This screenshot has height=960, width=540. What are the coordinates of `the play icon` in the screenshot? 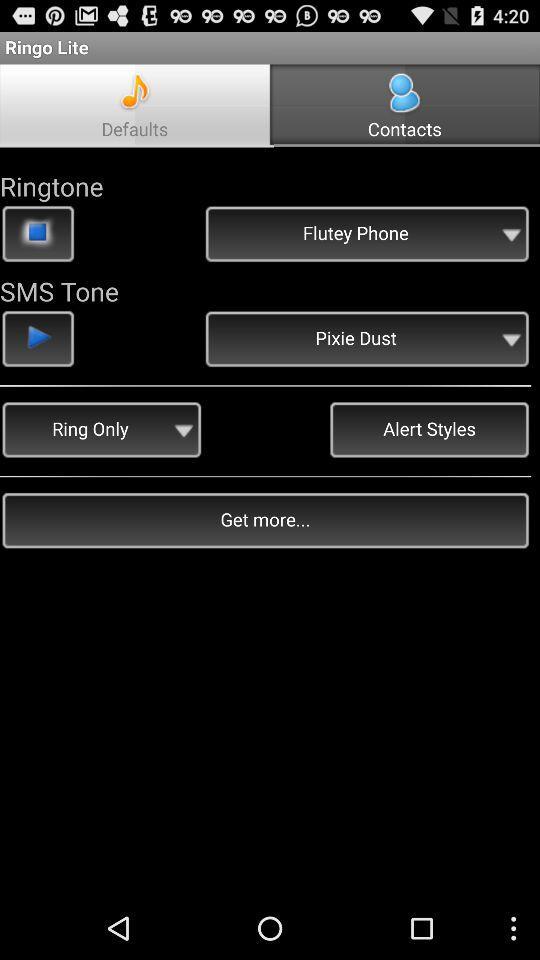 It's located at (38, 363).